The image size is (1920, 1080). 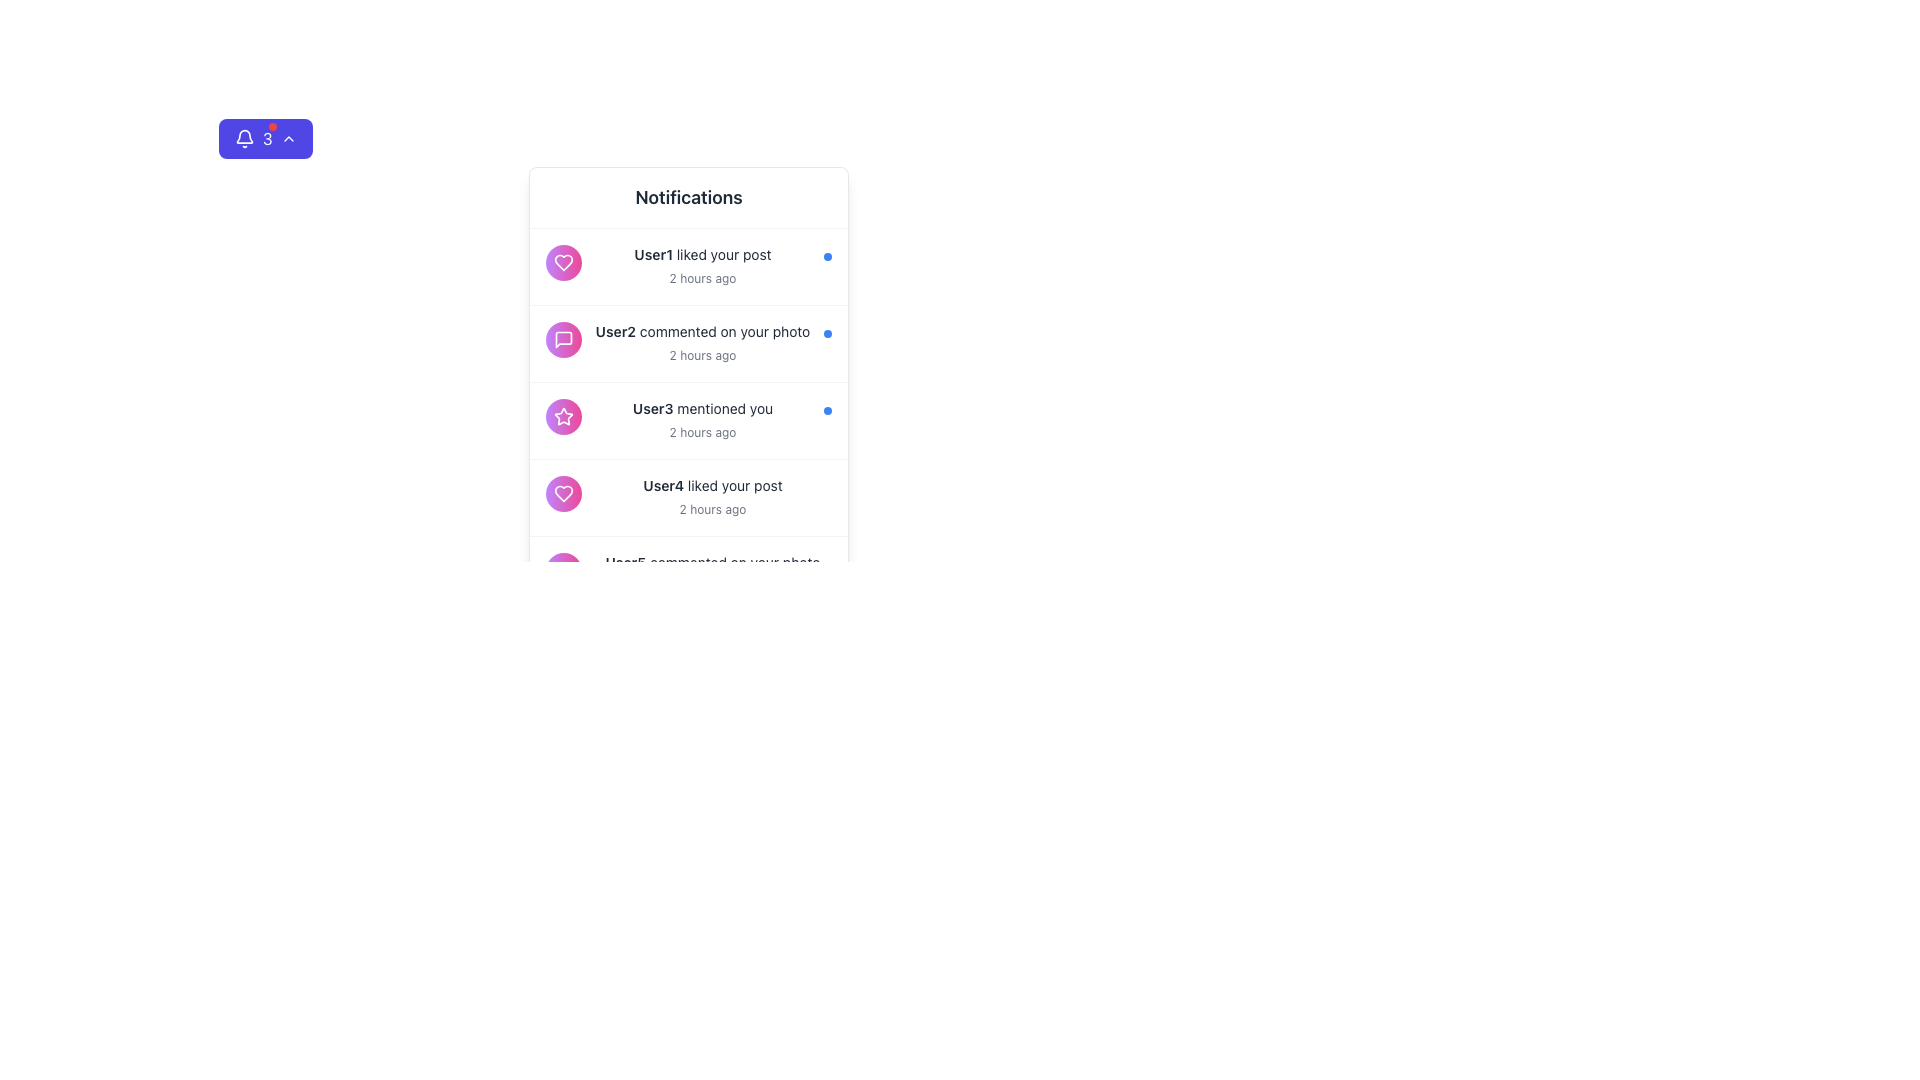 What do you see at coordinates (533, 326) in the screenshot?
I see `the second notification item in the Notifications card that indicates 'User2 commented on your photo 2 hours ago'` at bounding box center [533, 326].